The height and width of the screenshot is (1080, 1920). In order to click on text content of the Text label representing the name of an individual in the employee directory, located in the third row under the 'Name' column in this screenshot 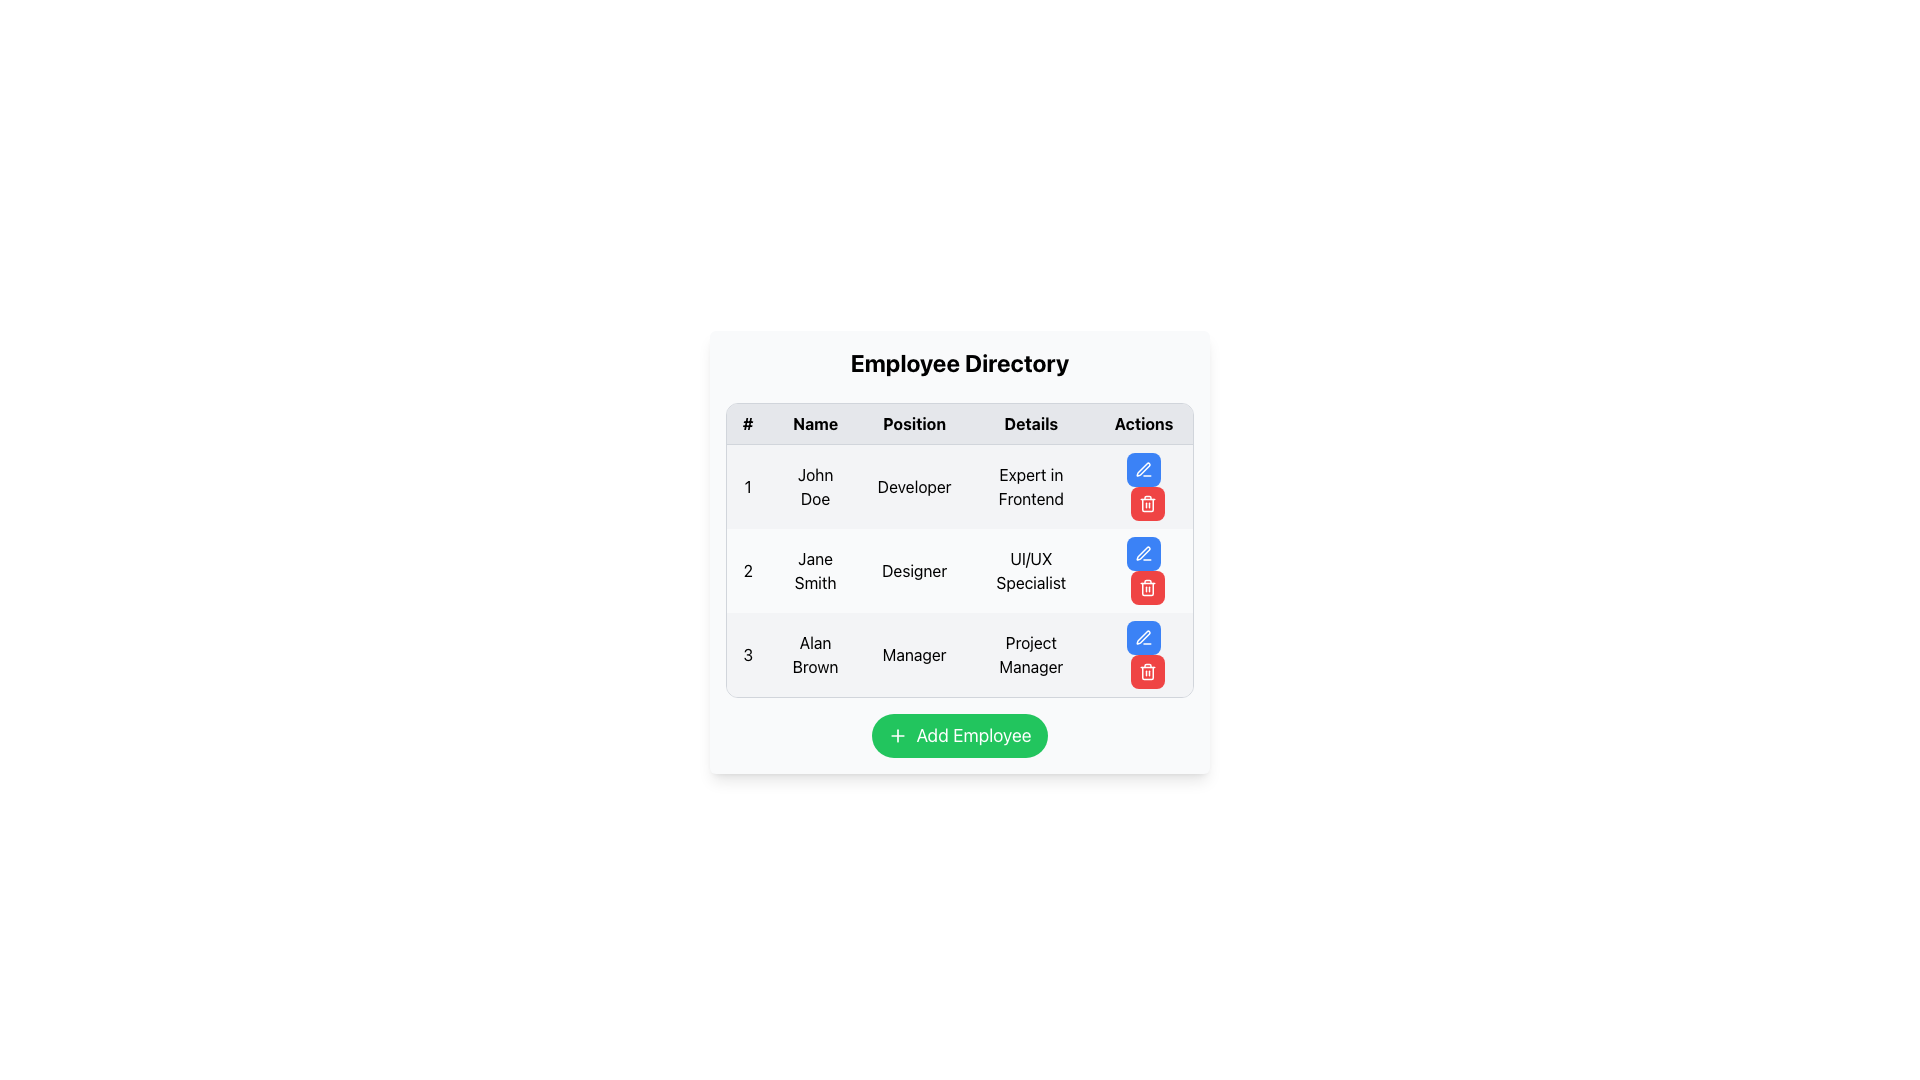, I will do `click(815, 655)`.